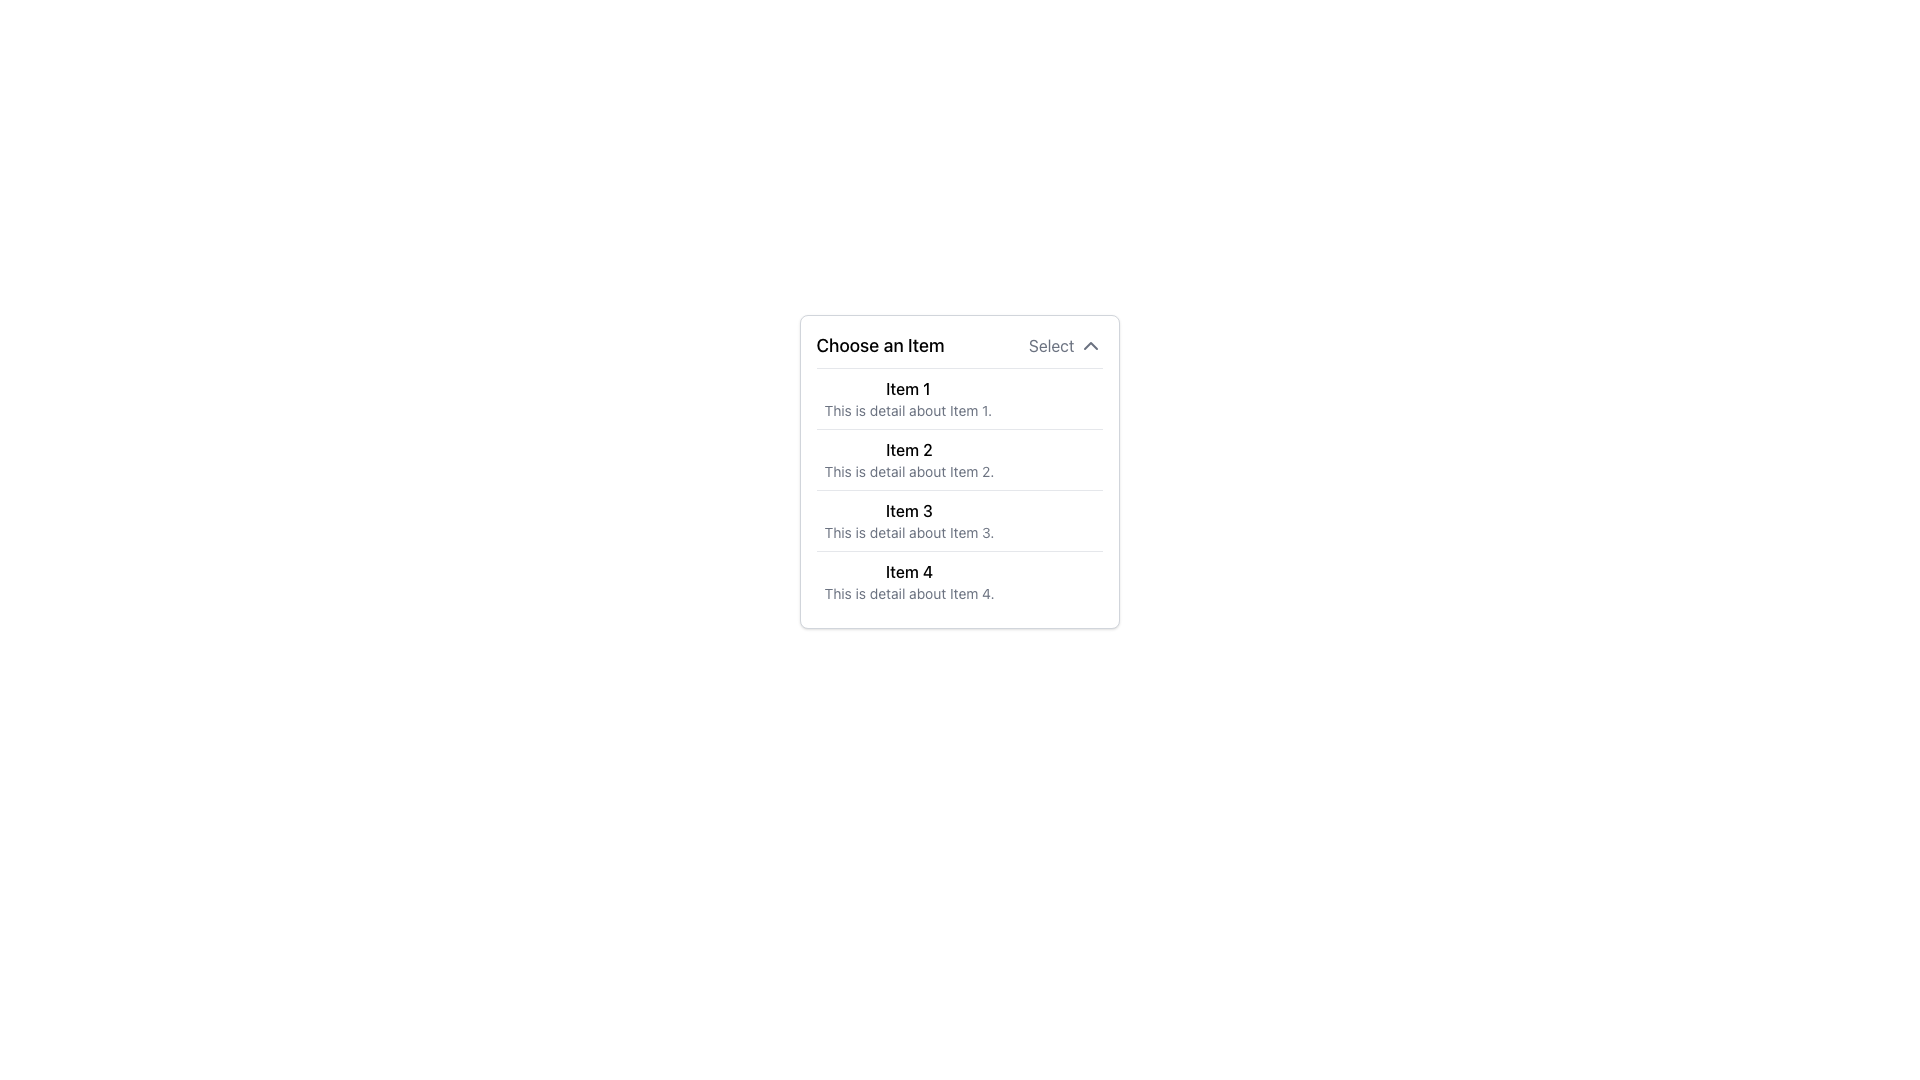 Image resolution: width=1920 pixels, height=1080 pixels. I want to click on the descriptive text label located directly beneath the bold title 'Item 2' in the dropdown list, so click(908, 471).